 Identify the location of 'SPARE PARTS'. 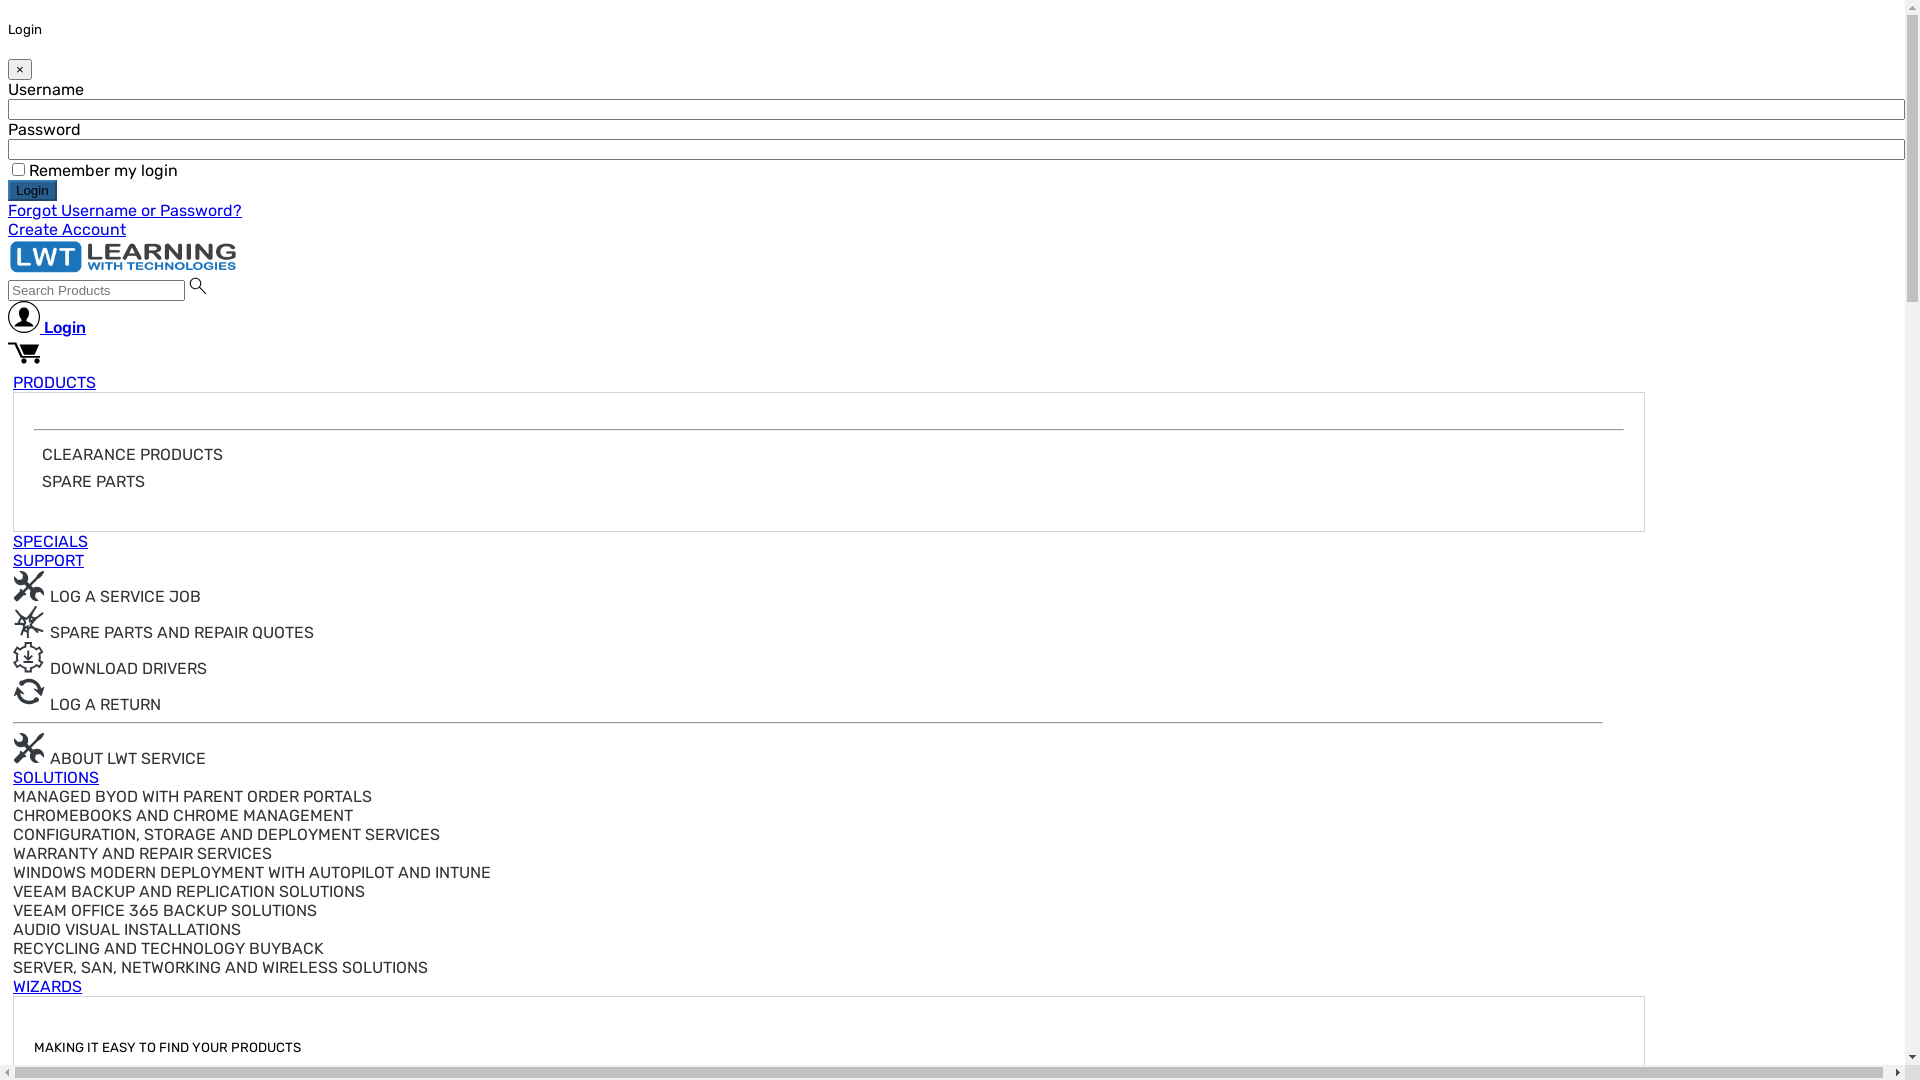
(92, 481).